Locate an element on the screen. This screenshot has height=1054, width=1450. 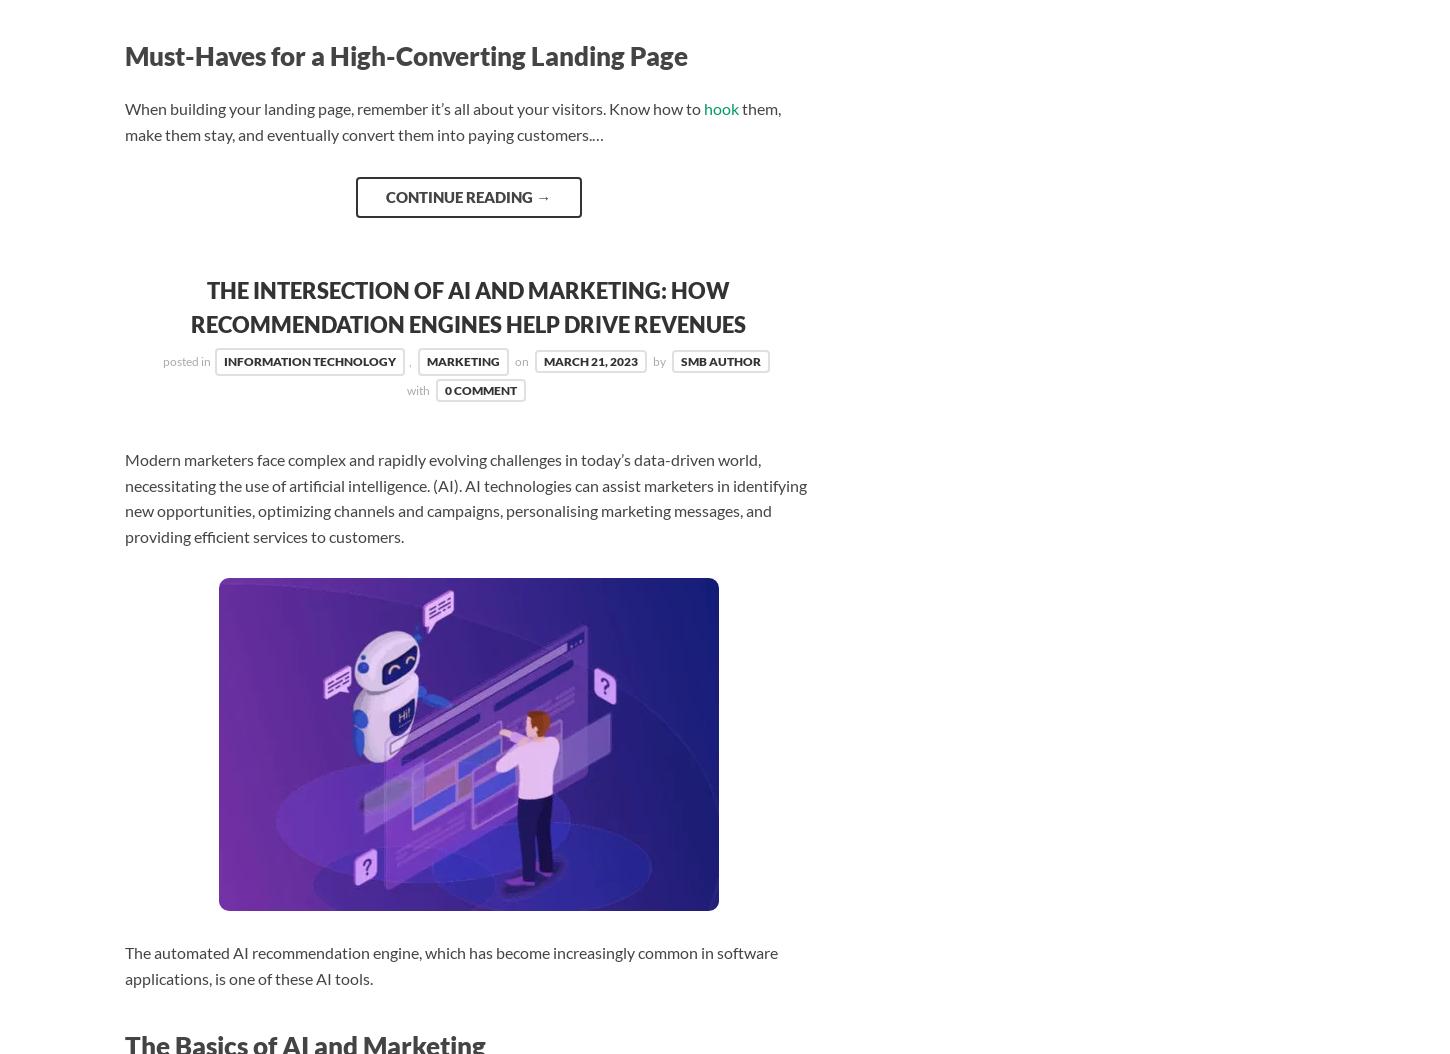
'Marketing' is located at coordinates (462, 361).